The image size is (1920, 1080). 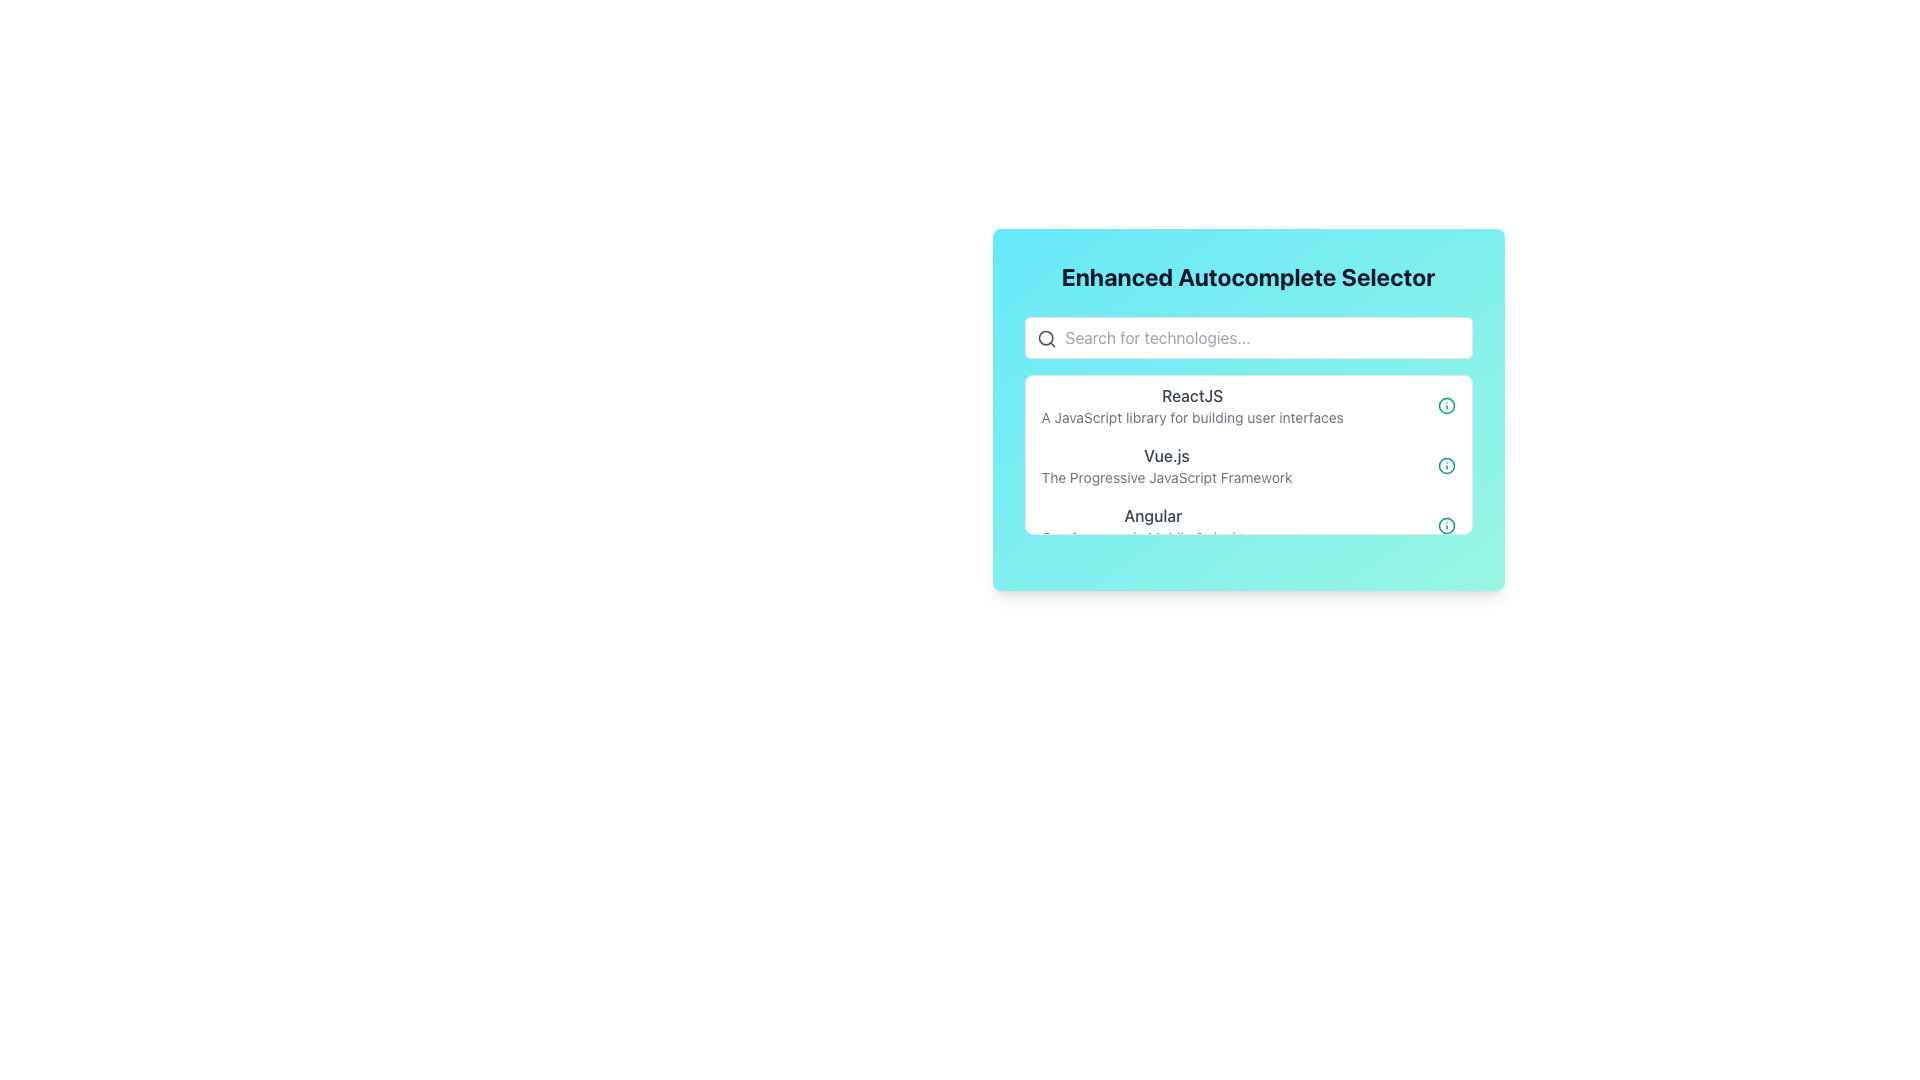 I want to click on the circular information icon with a teal outline, located to the far right of the 'Angular' list item in the Enhanced Autocomplete Selector section, so click(x=1446, y=524).